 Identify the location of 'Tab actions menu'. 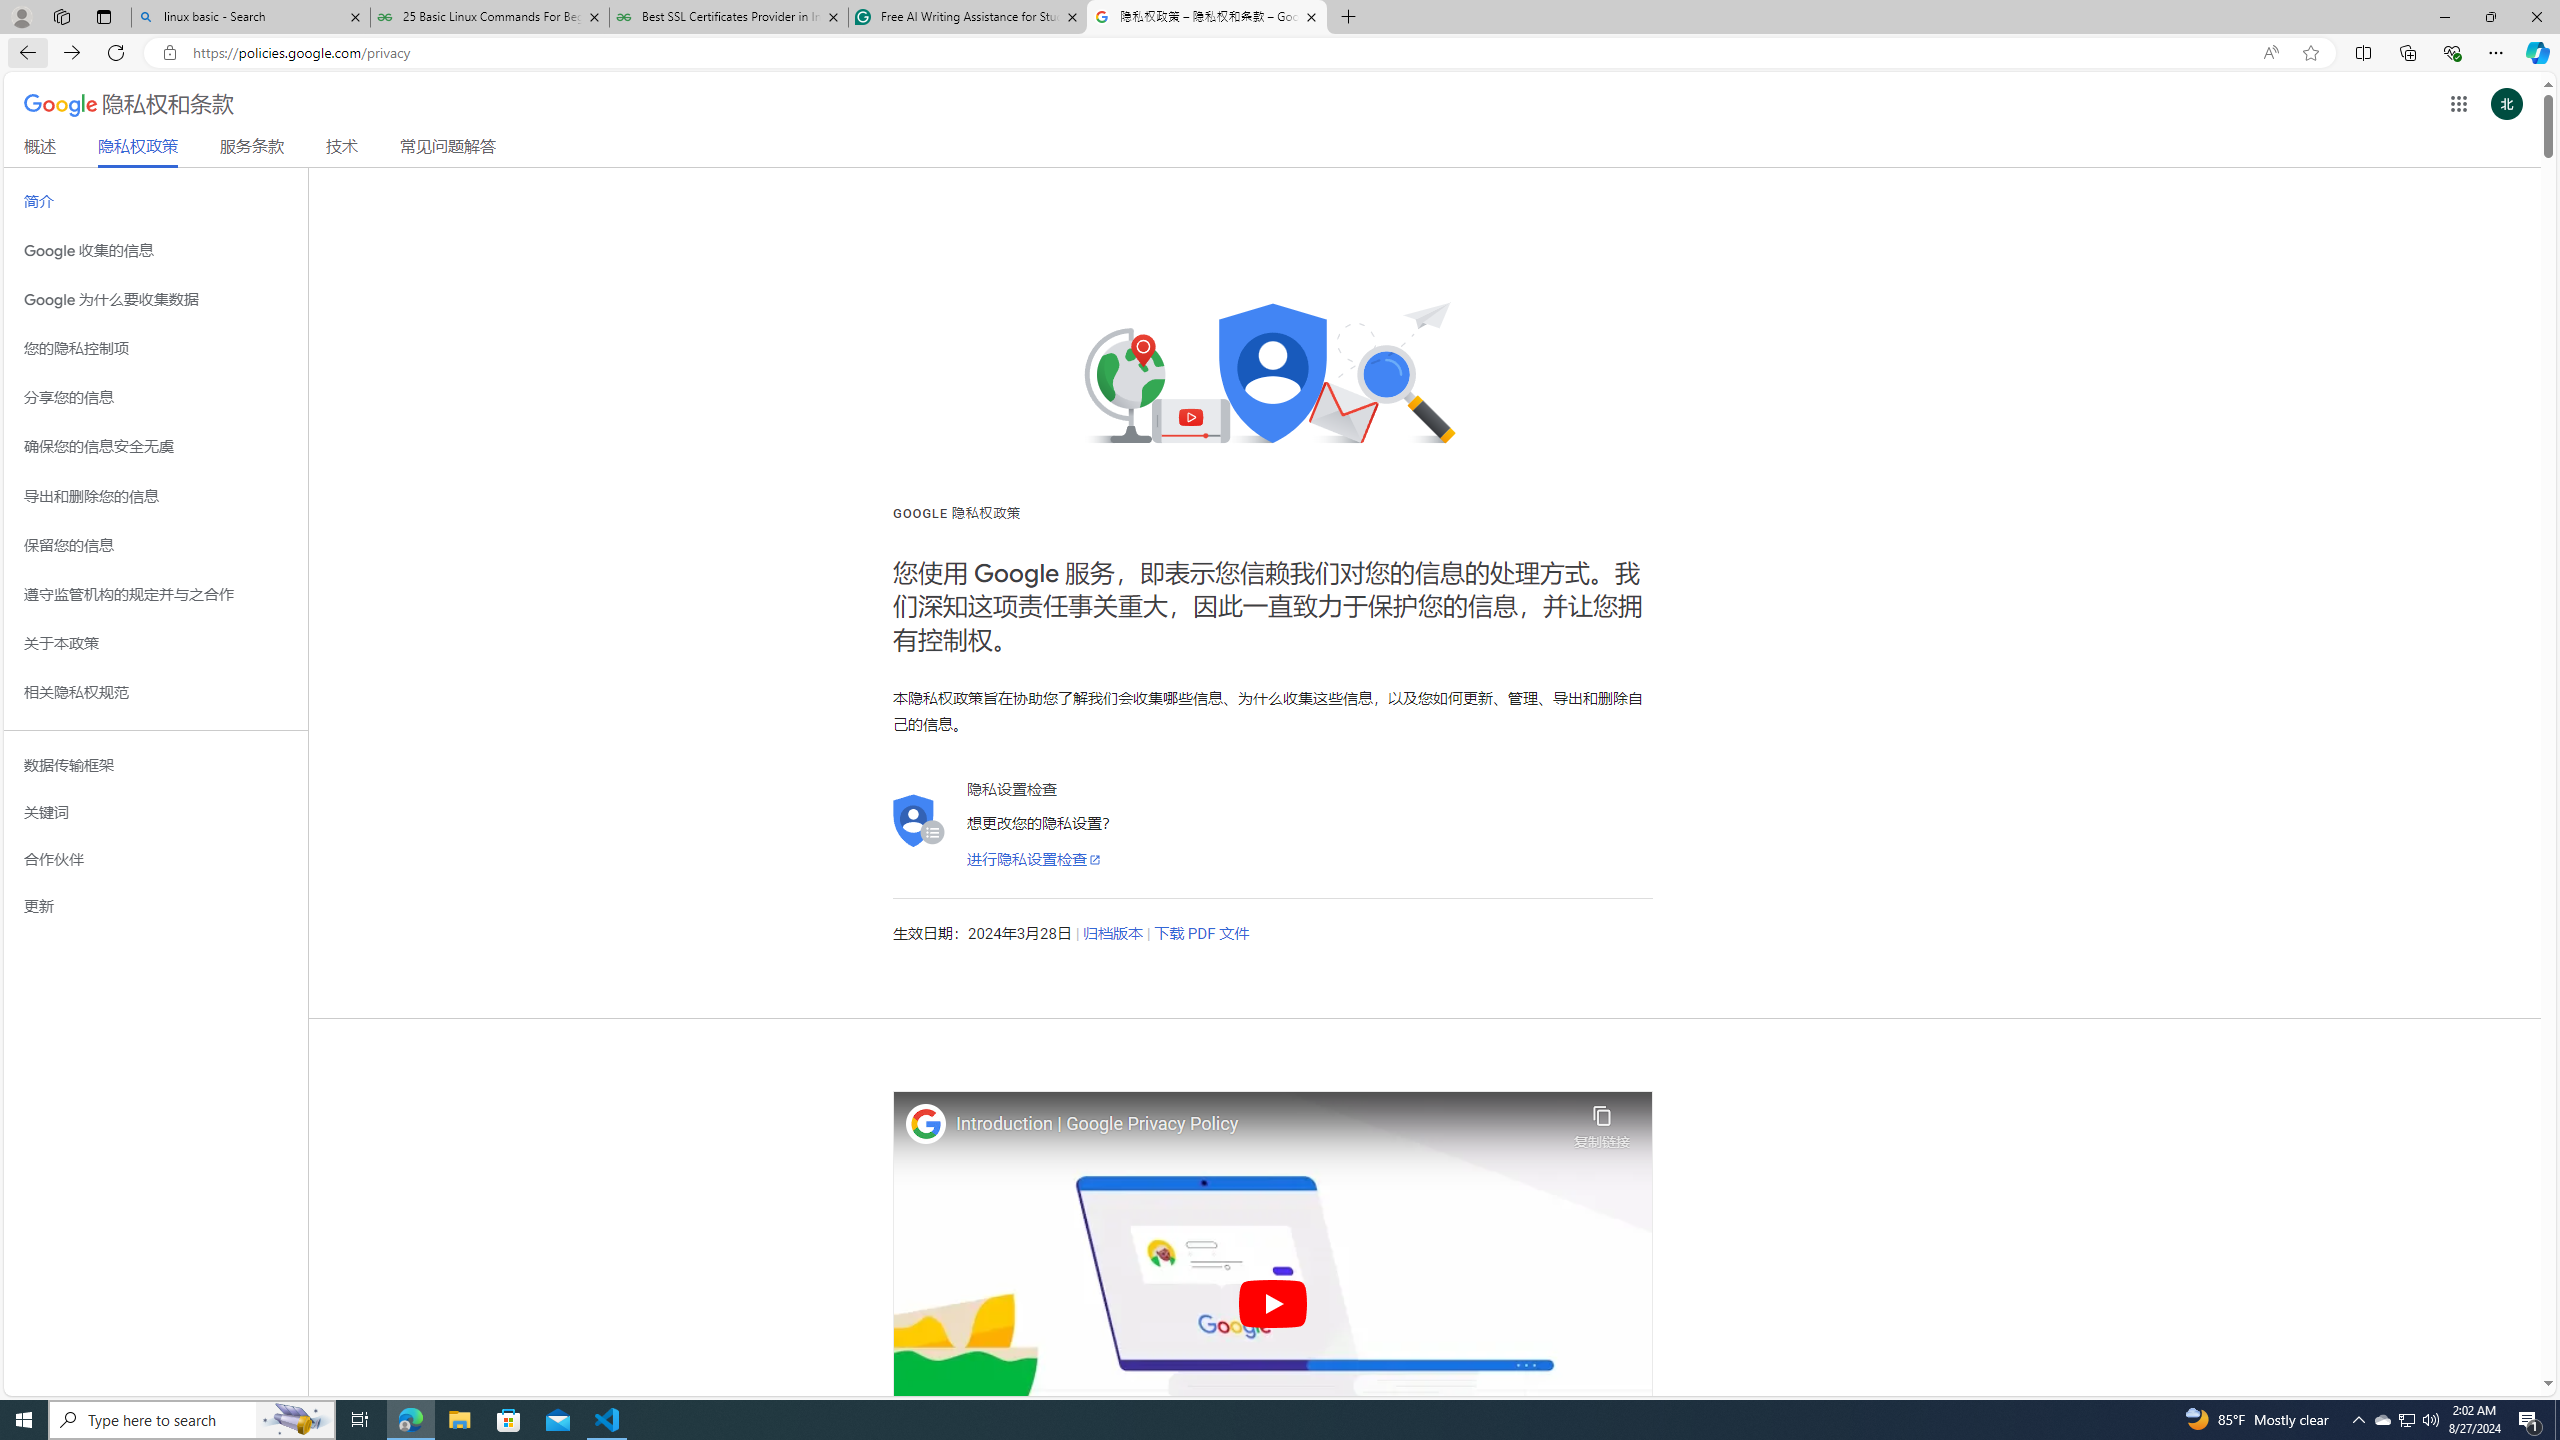
(102, 16).